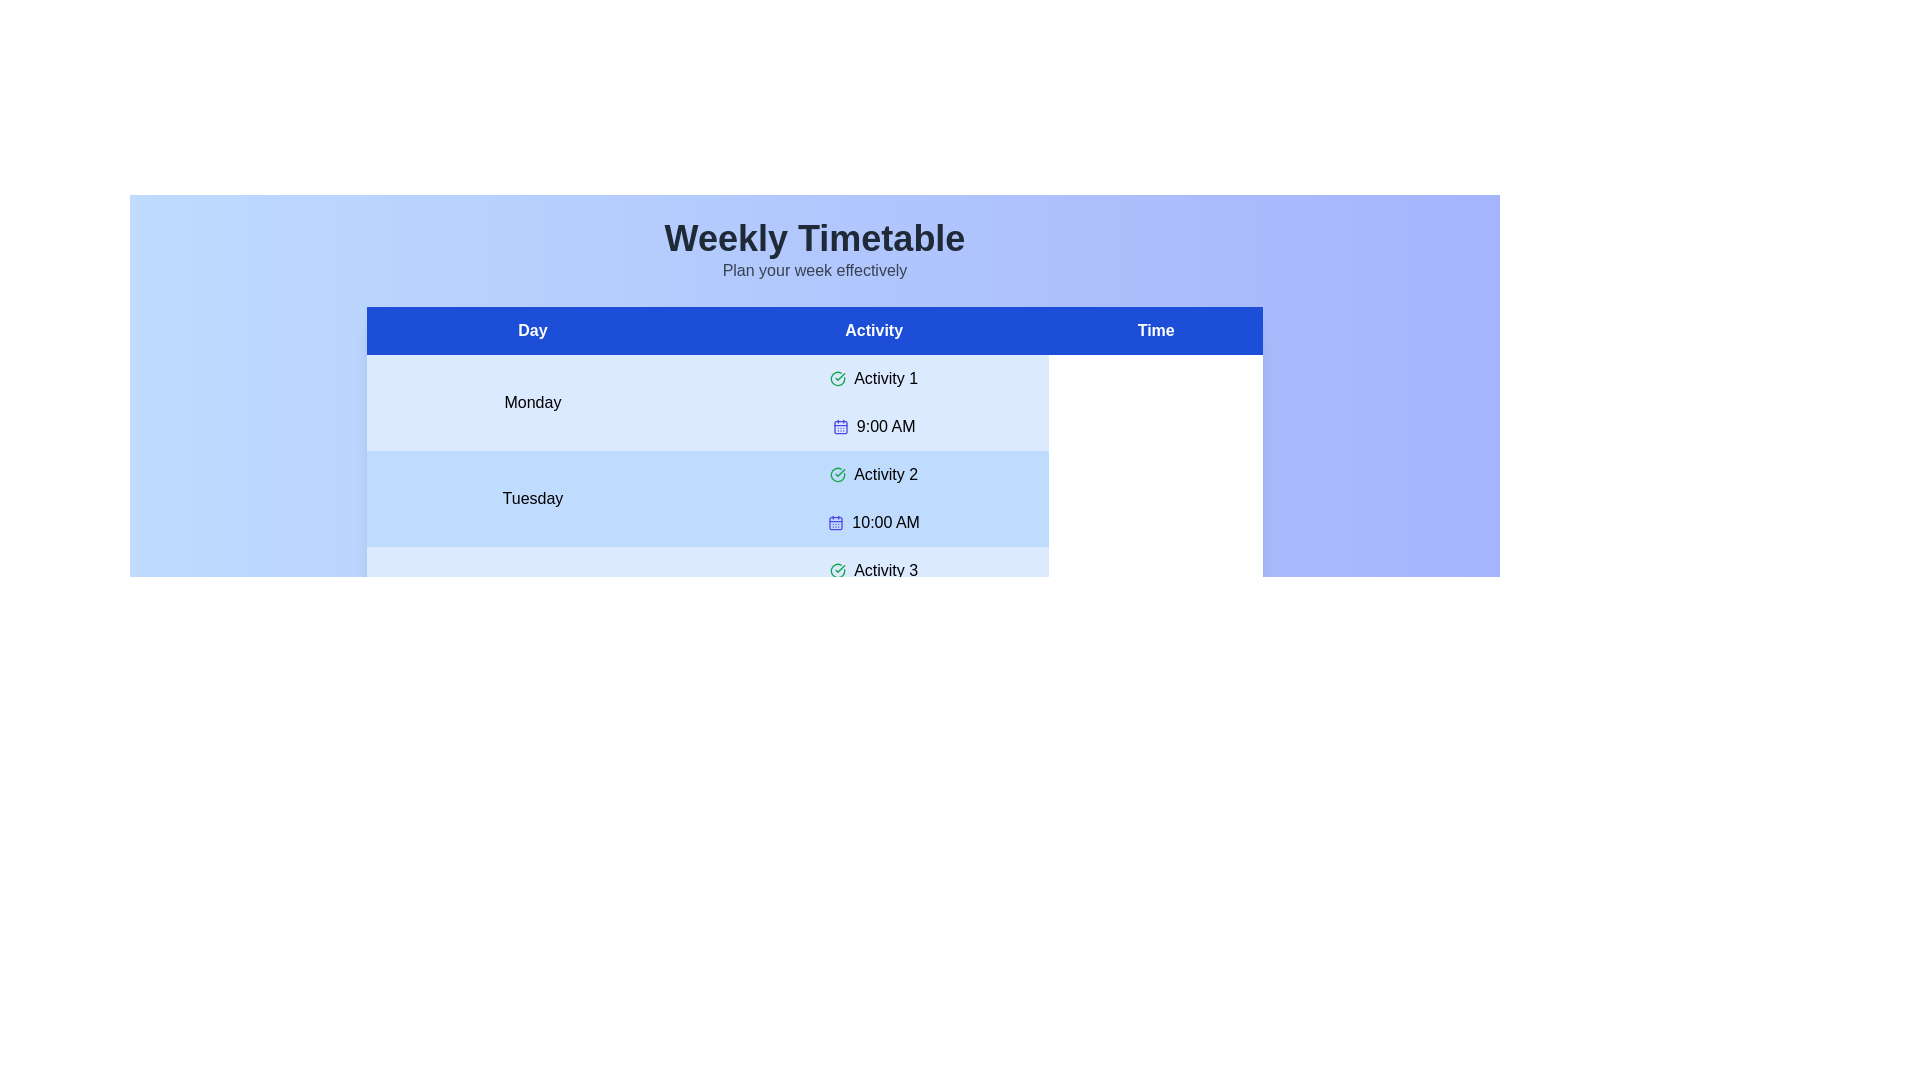  What do you see at coordinates (838, 378) in the screenshot?
I see `the Monday activity icon to view details` at bounding box center [838, 378].